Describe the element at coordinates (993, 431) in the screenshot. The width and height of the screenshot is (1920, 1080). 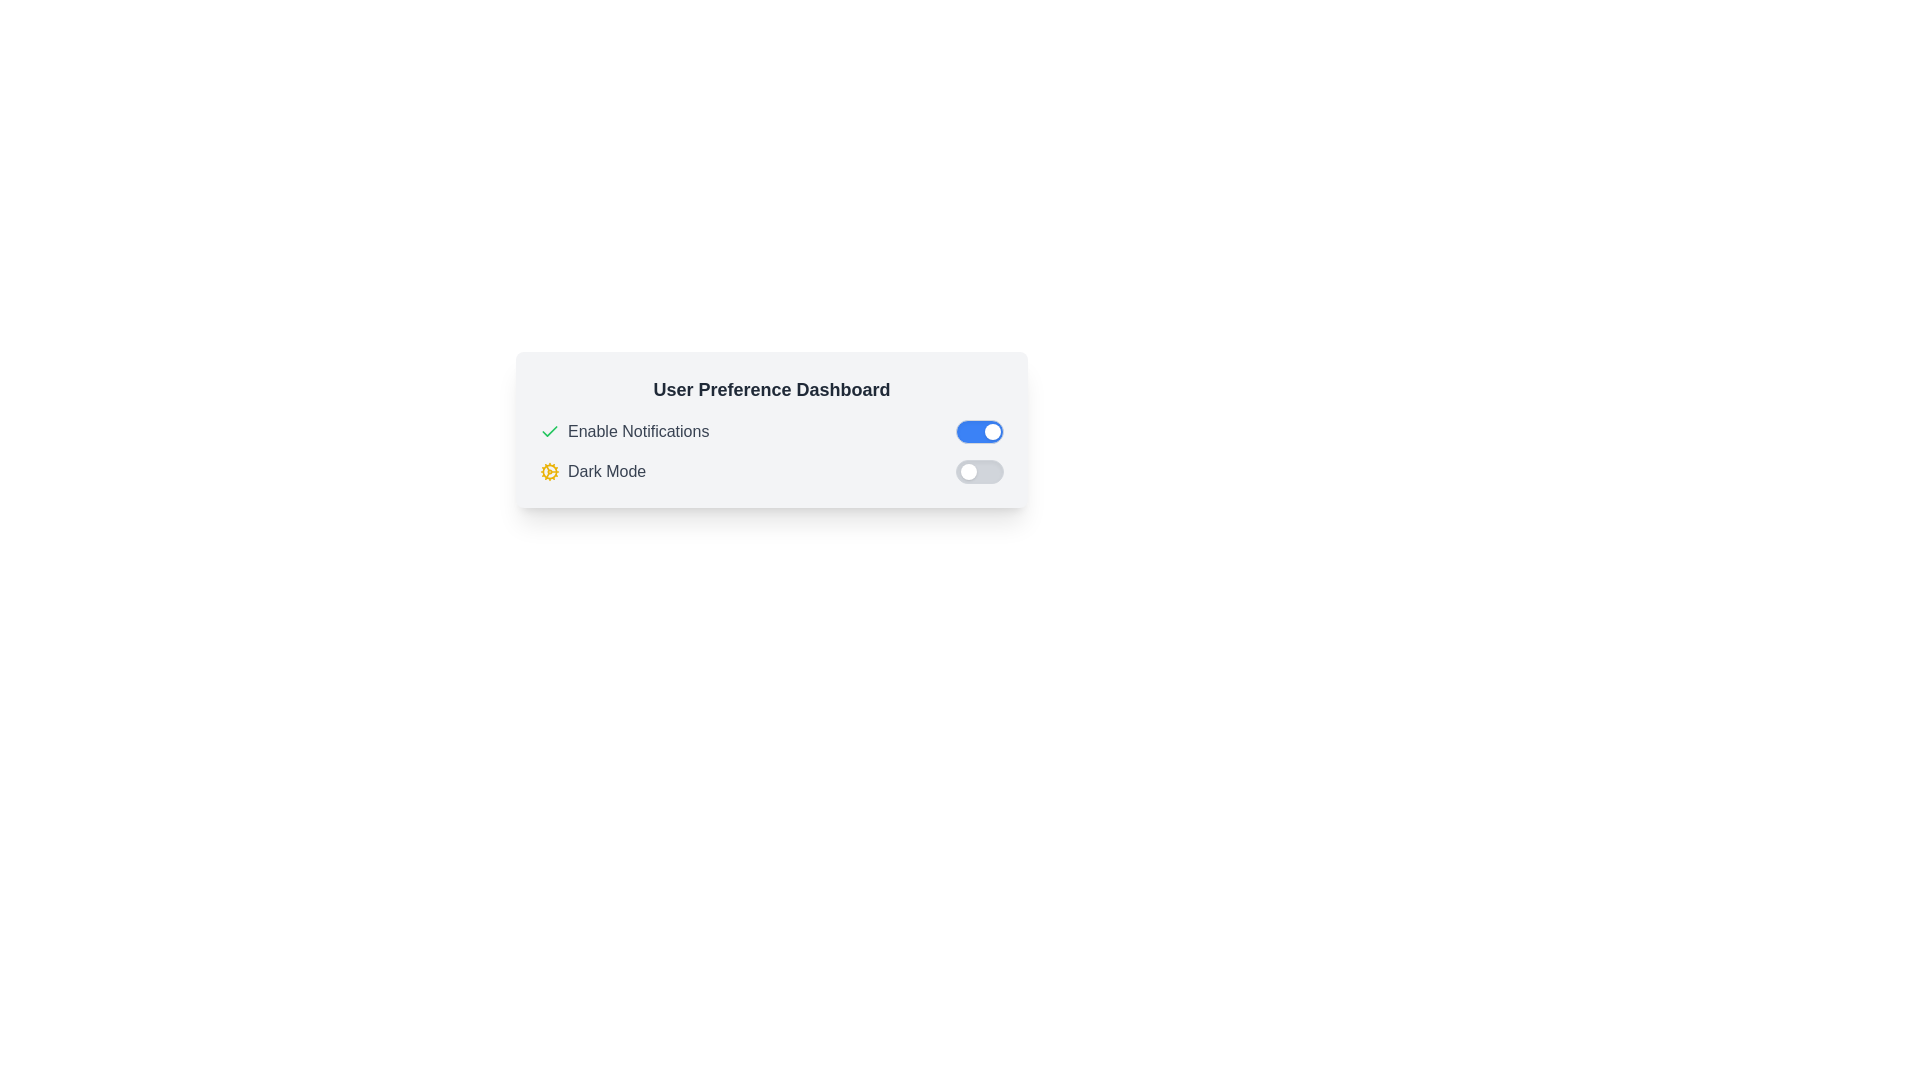
I see `the toggle switch handle for the 'Enable Notifications' setting, which is a small circular handle with a white background, located at the far-right of the toggle bar` at that location.